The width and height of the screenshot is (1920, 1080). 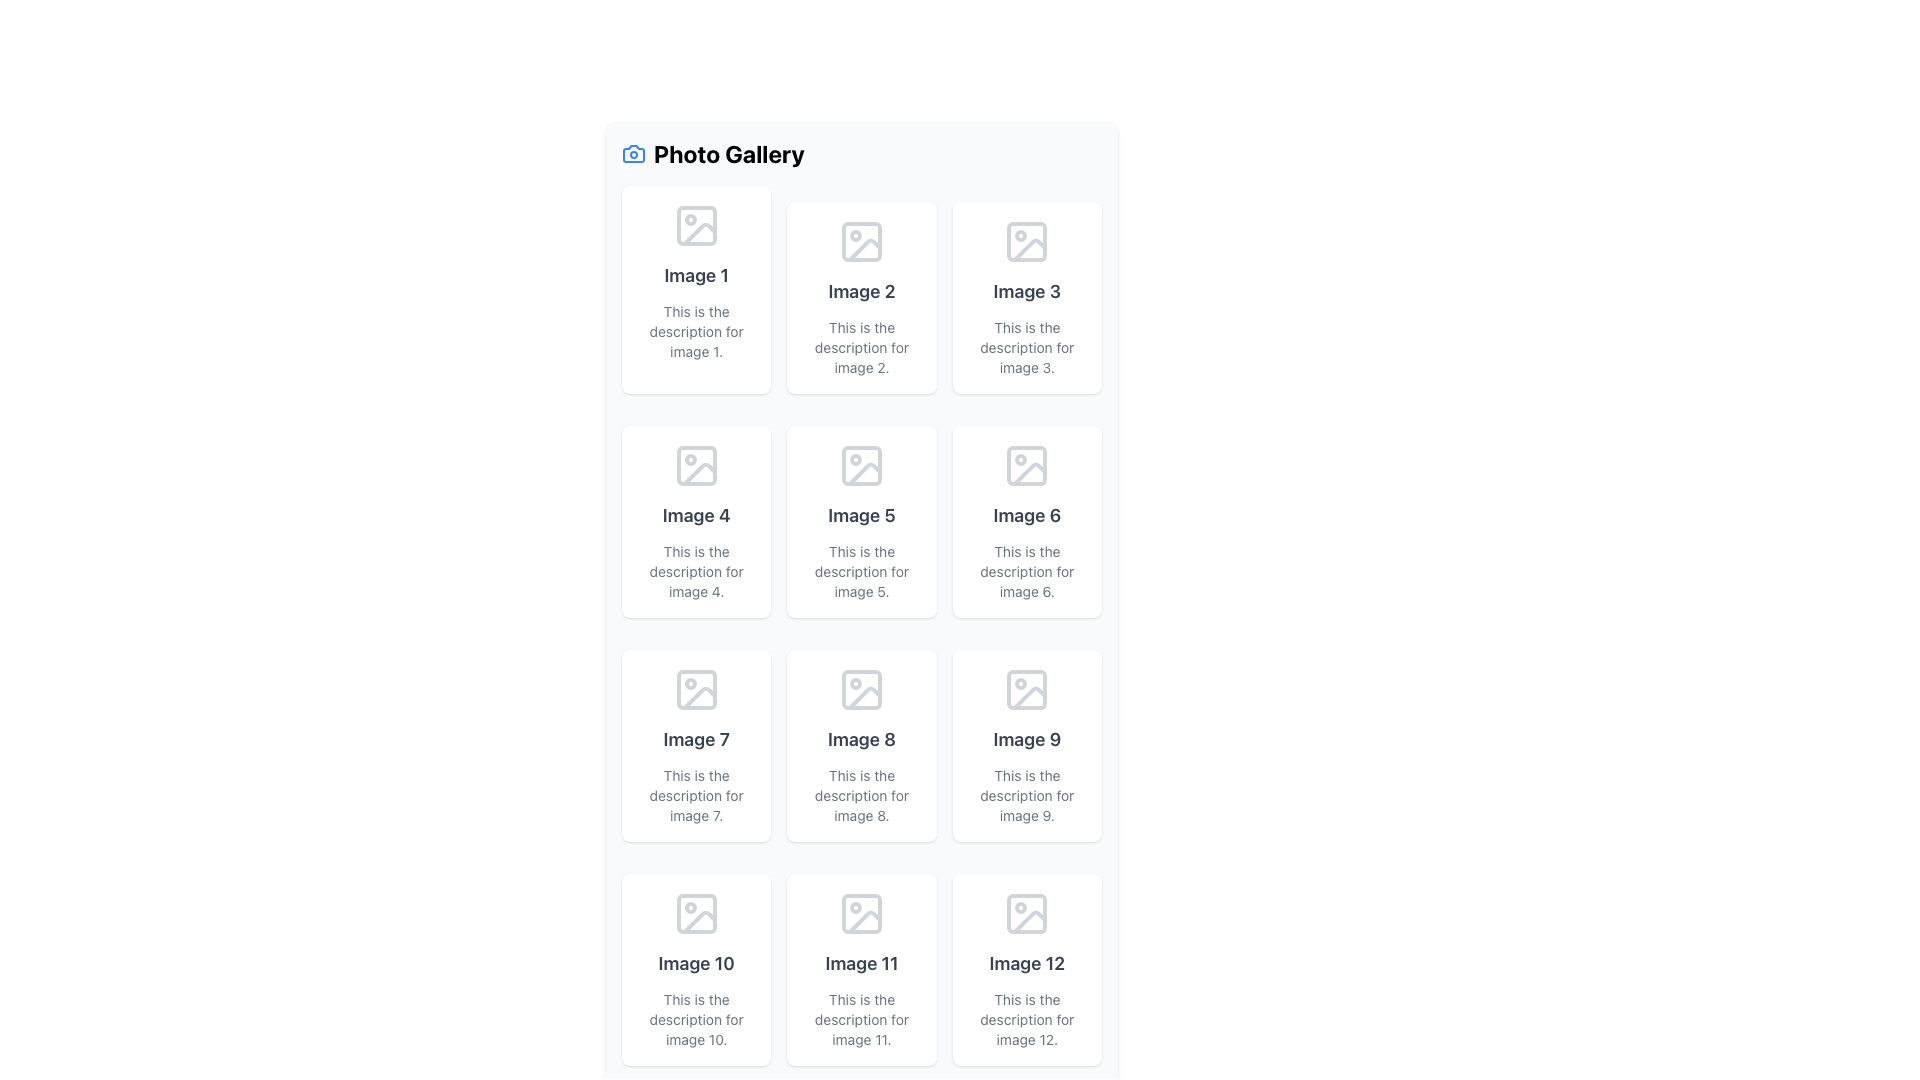 I want to click on the decorative photo gallery icon located at the top-left of the page, directly to the left of the 'Photo Gallery' header text, so click(x=632, y=153).